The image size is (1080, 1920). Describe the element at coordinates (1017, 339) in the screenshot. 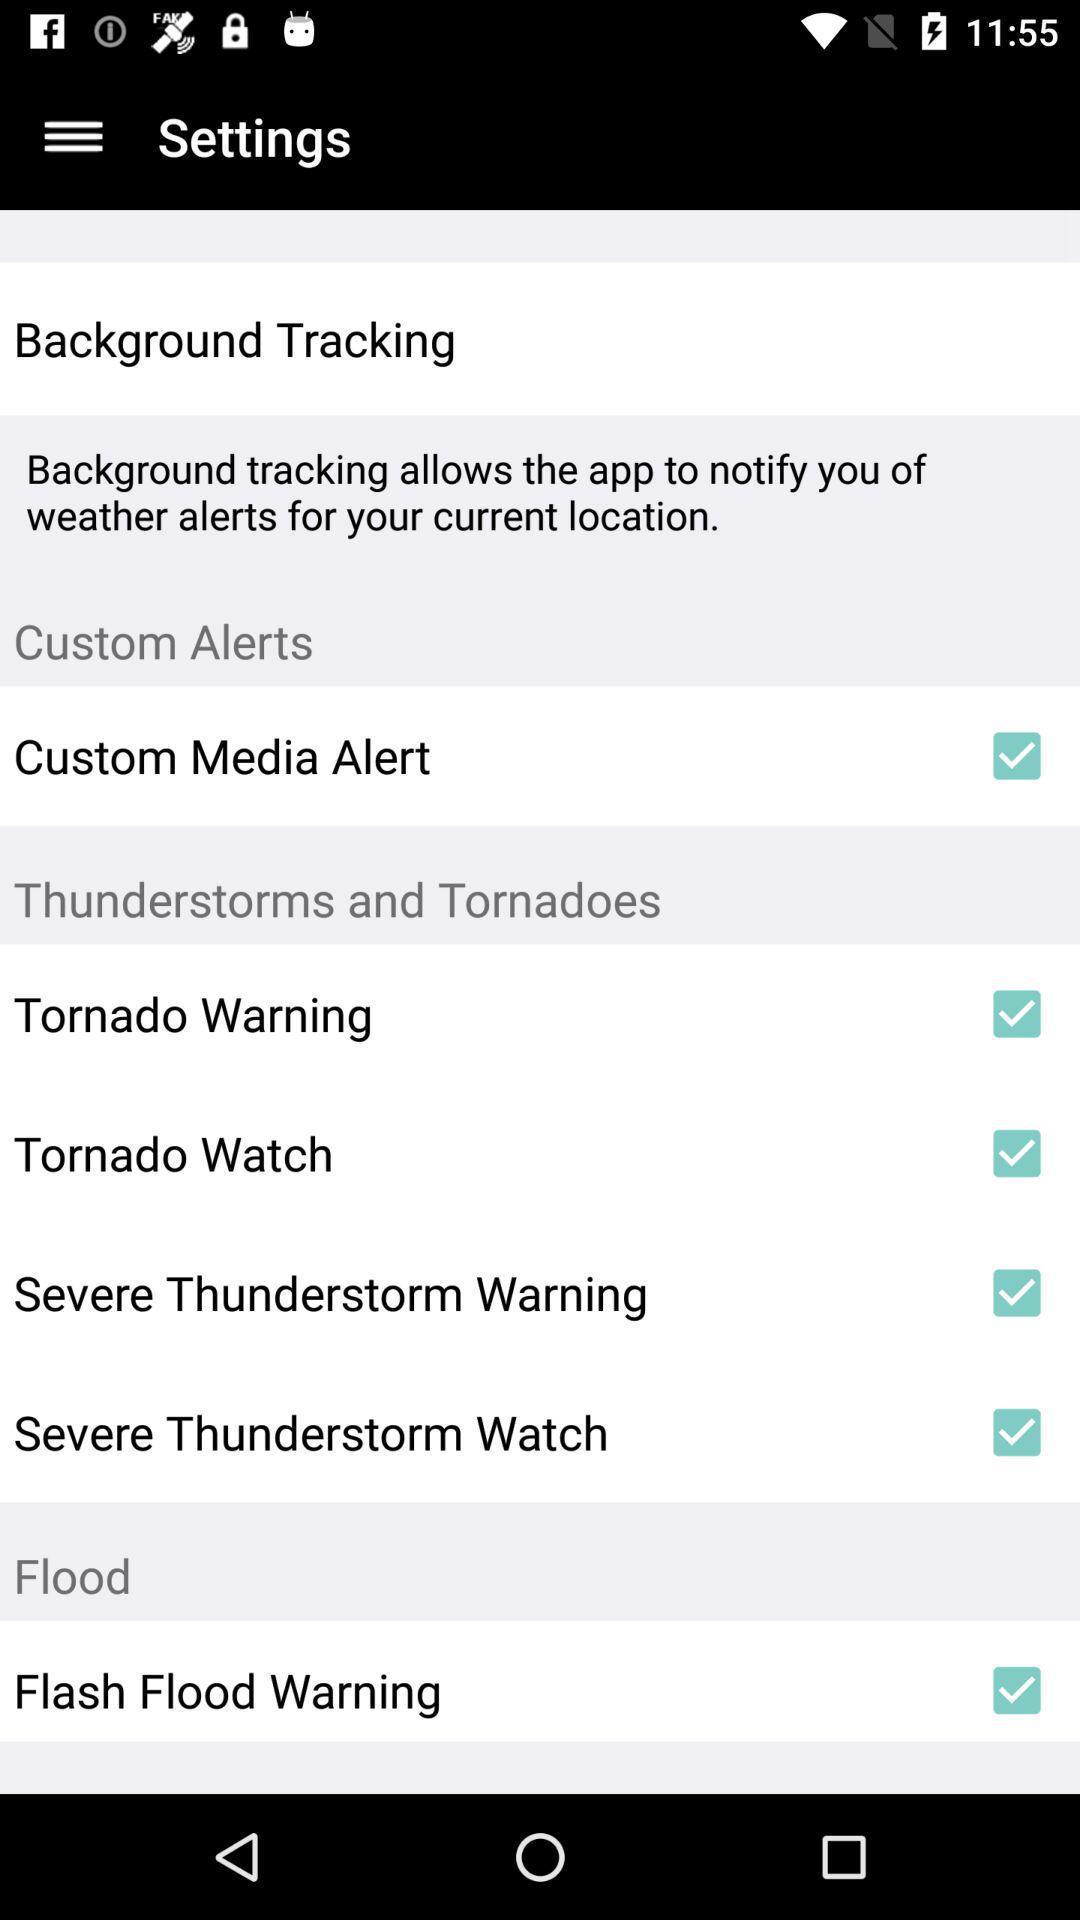

I see `the item at the top right corner` at that location.